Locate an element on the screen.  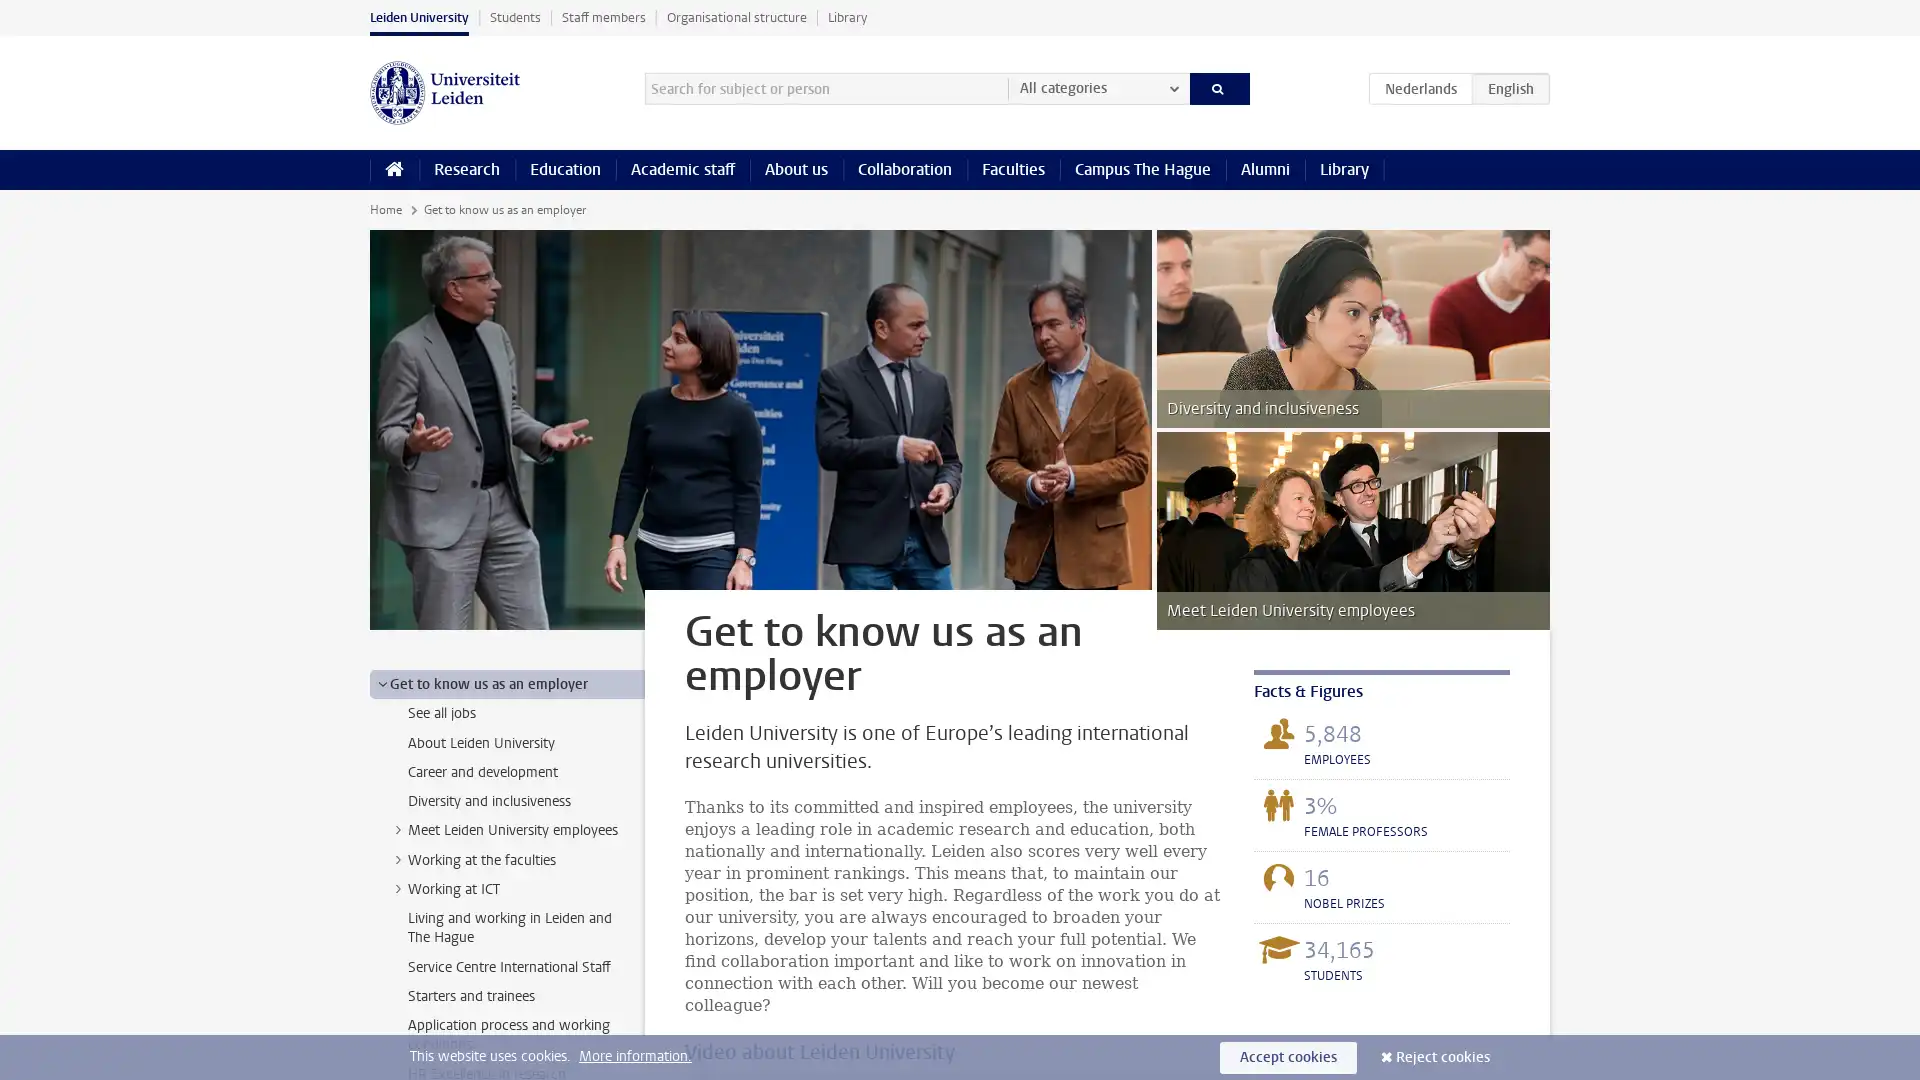
Reject cookies is located at coordinates (1443, 1056).